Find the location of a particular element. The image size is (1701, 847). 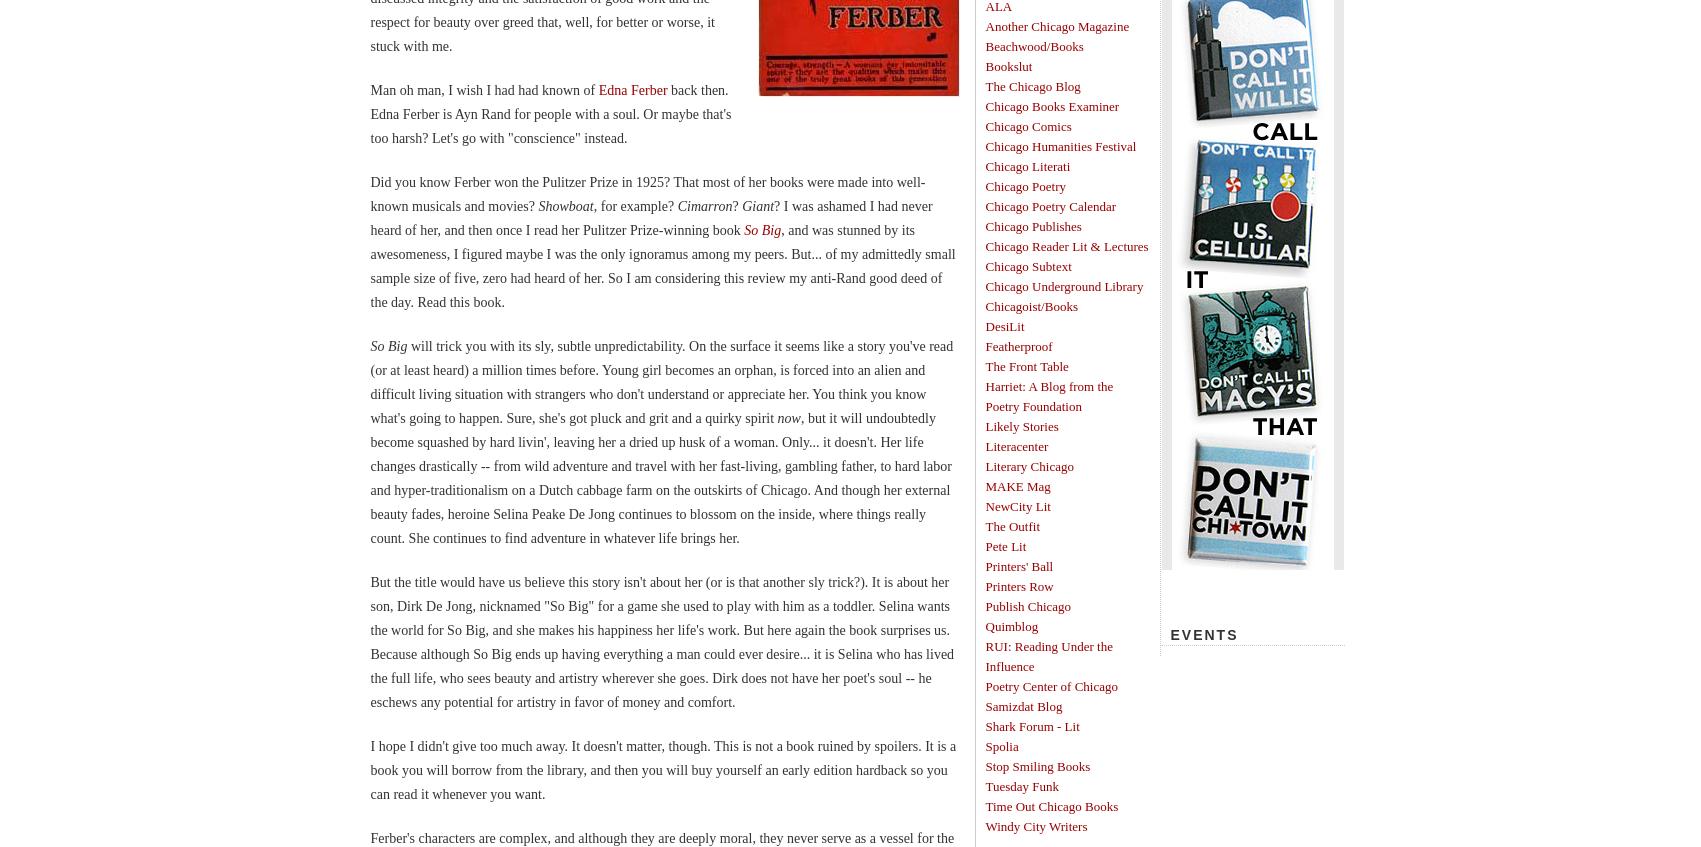

'Literacenter' is located at coordinates (1016, 446).